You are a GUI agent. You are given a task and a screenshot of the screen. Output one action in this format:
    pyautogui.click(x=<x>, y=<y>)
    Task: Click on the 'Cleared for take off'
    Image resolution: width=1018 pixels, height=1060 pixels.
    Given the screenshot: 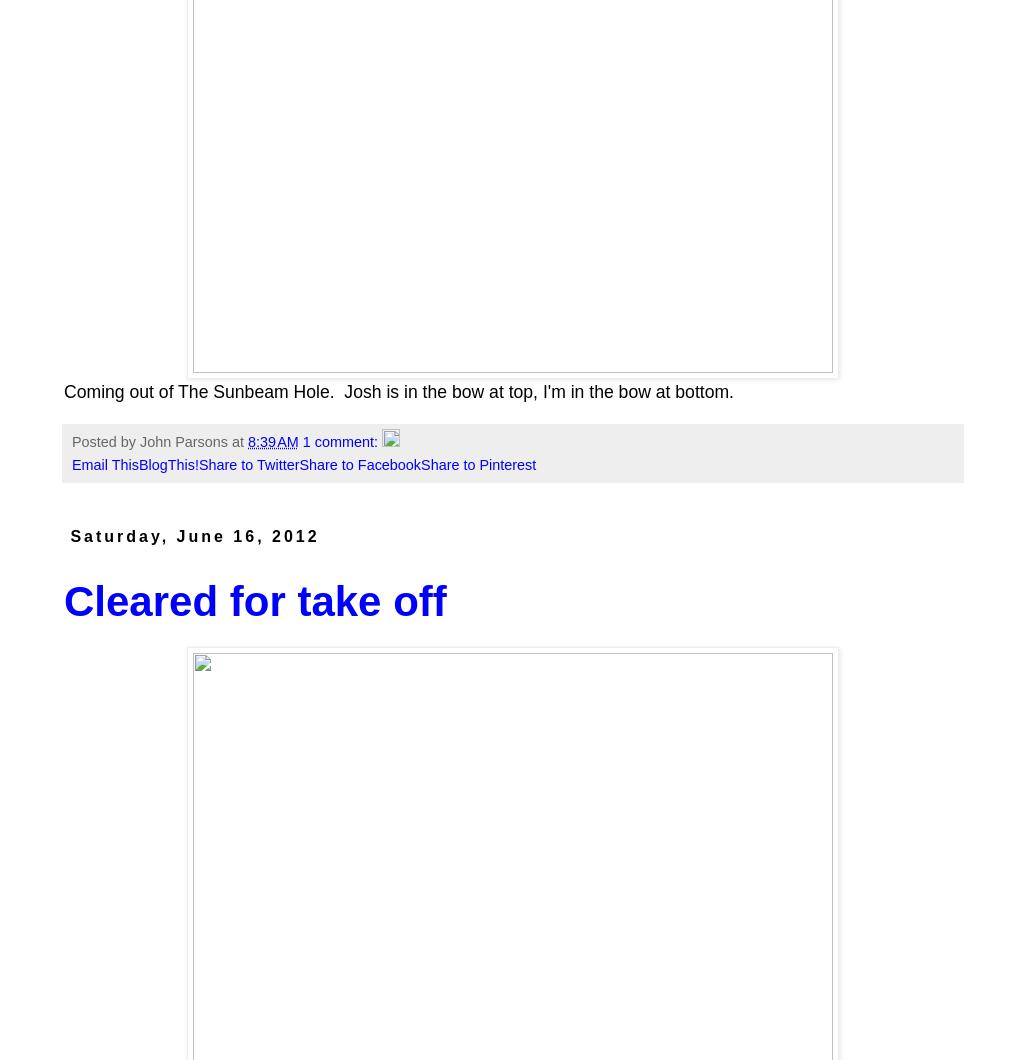 What is the action you would take?
    pyautogui.click(x=64, y=600)
    